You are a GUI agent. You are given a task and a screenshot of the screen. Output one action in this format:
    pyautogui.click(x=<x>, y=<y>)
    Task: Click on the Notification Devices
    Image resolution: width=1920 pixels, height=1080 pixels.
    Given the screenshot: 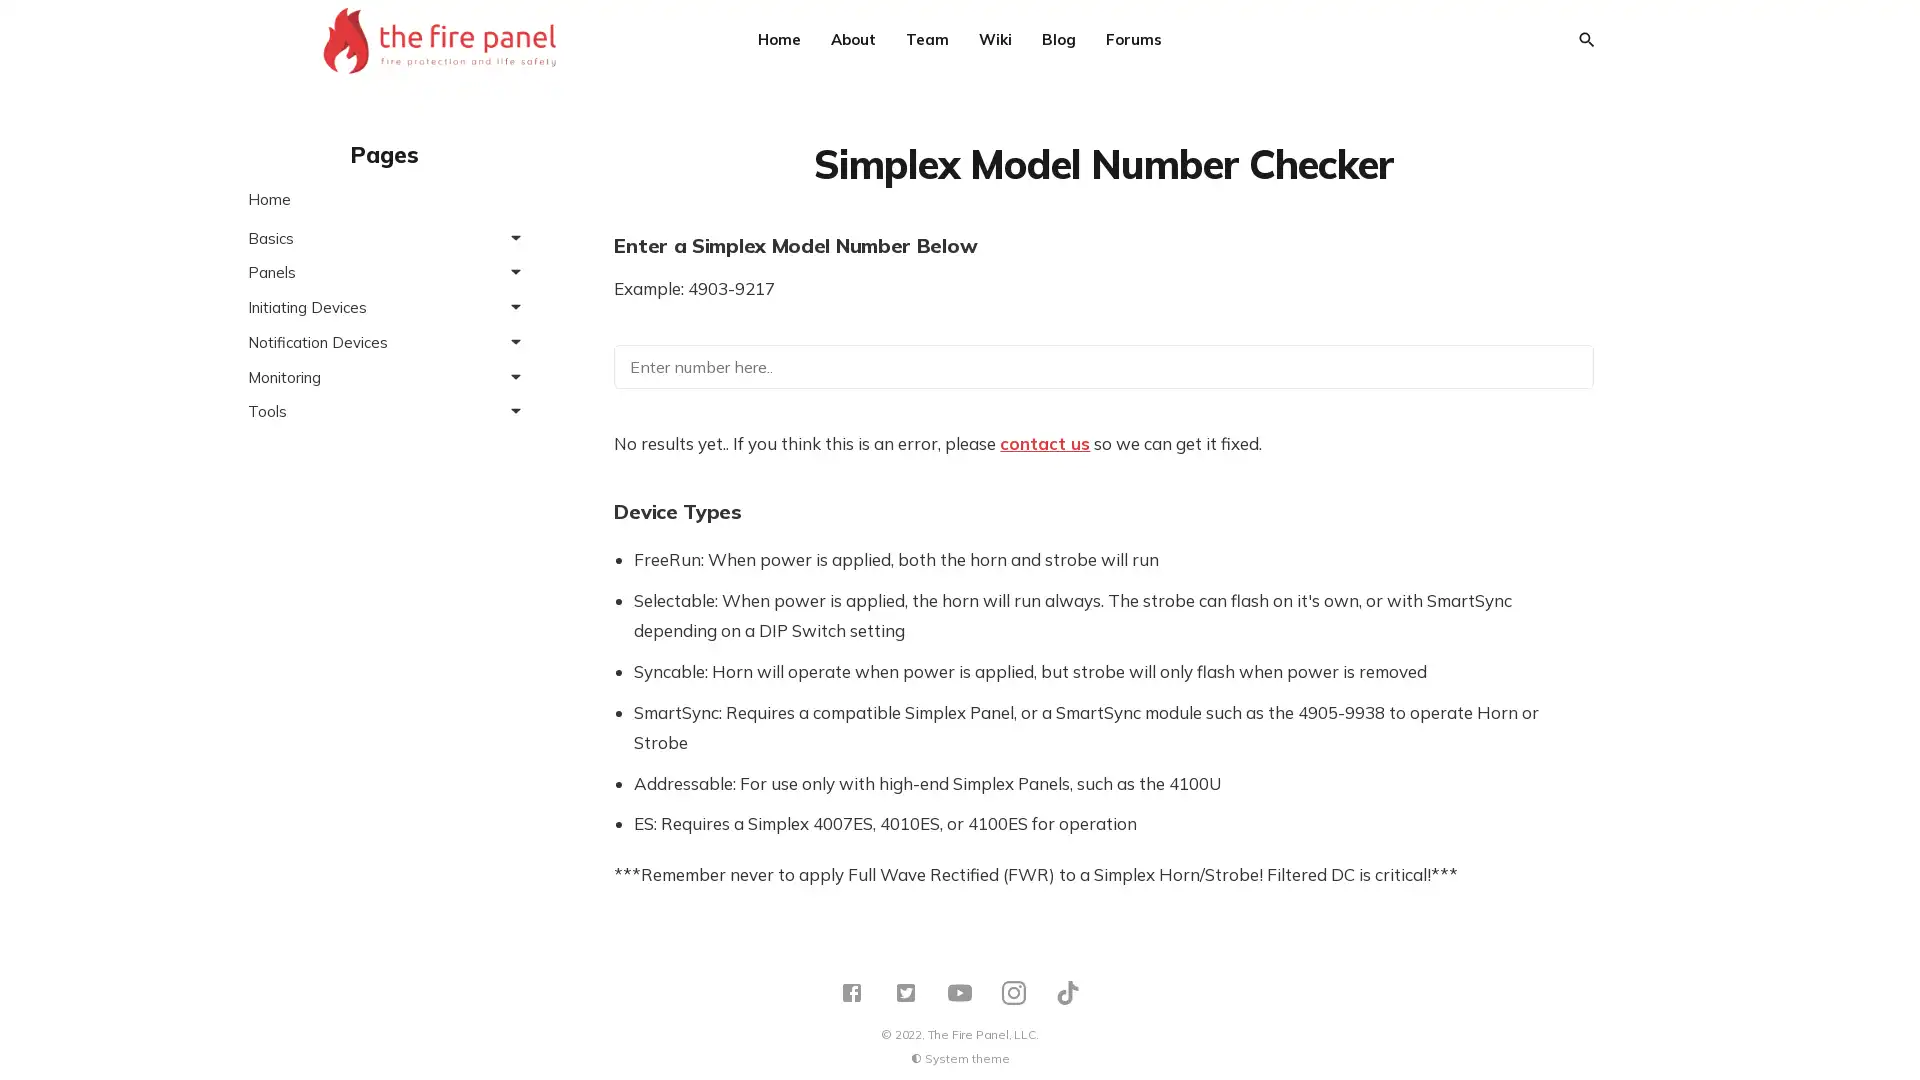 What is the action you would take?
    pyautogui.click(x=384, y=341)
    